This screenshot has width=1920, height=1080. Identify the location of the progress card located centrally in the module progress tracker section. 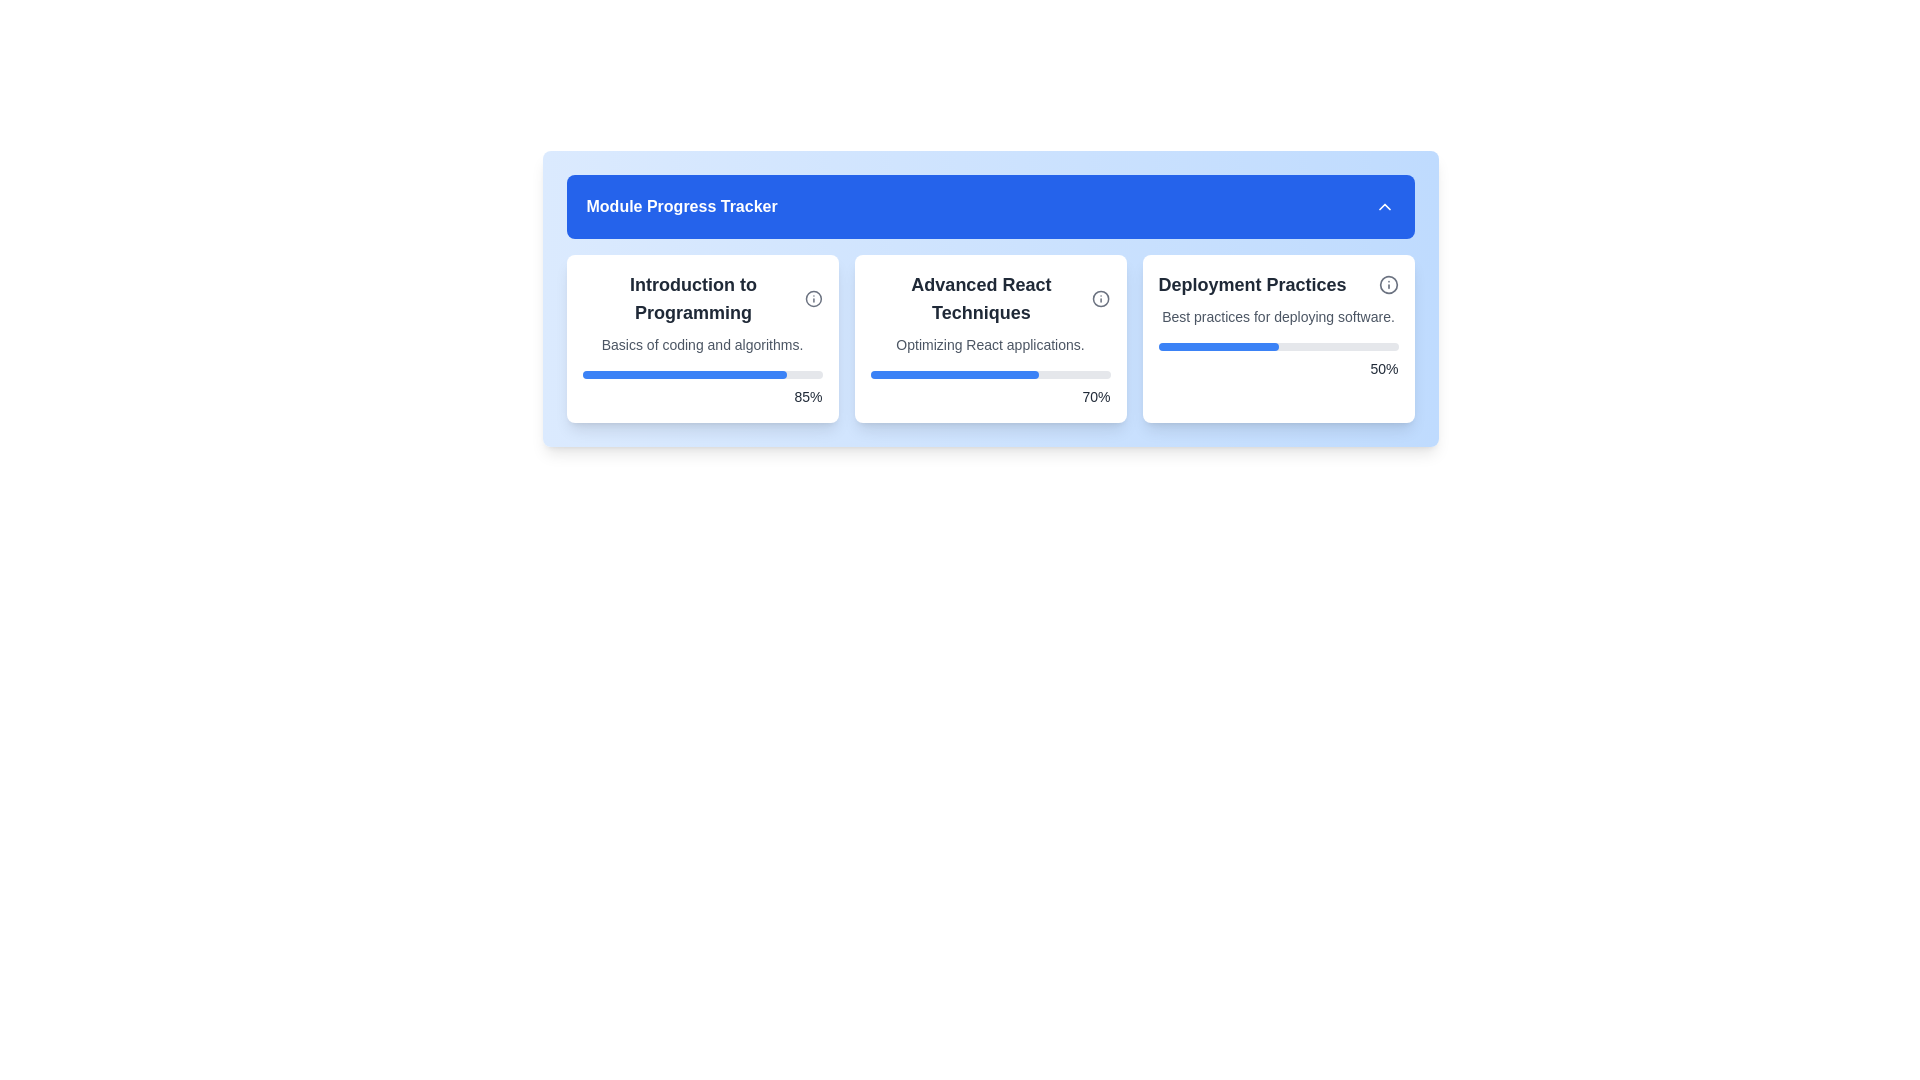
(990, 338).